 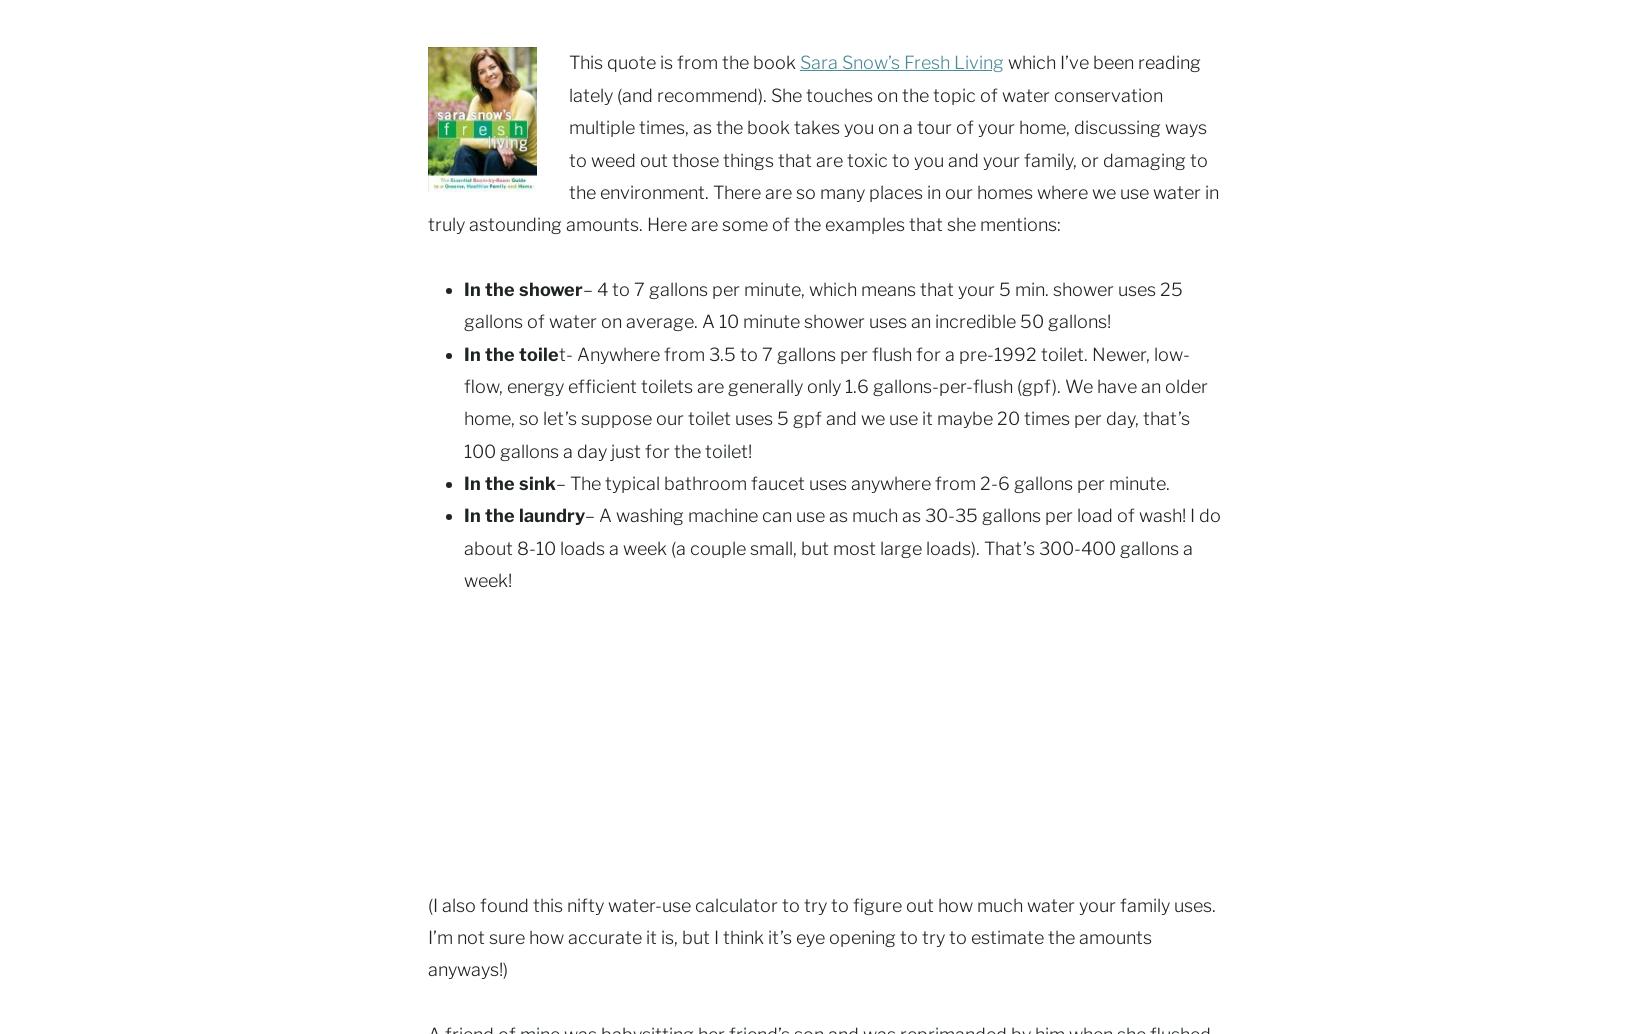 I want to click on '– 4 to 7 gallons per minute, which means that your 5 min. shower uses 25 gallons of water on average. A 10 minute shower uses an incredible 50 gallons!', so click(x=822, y=304).